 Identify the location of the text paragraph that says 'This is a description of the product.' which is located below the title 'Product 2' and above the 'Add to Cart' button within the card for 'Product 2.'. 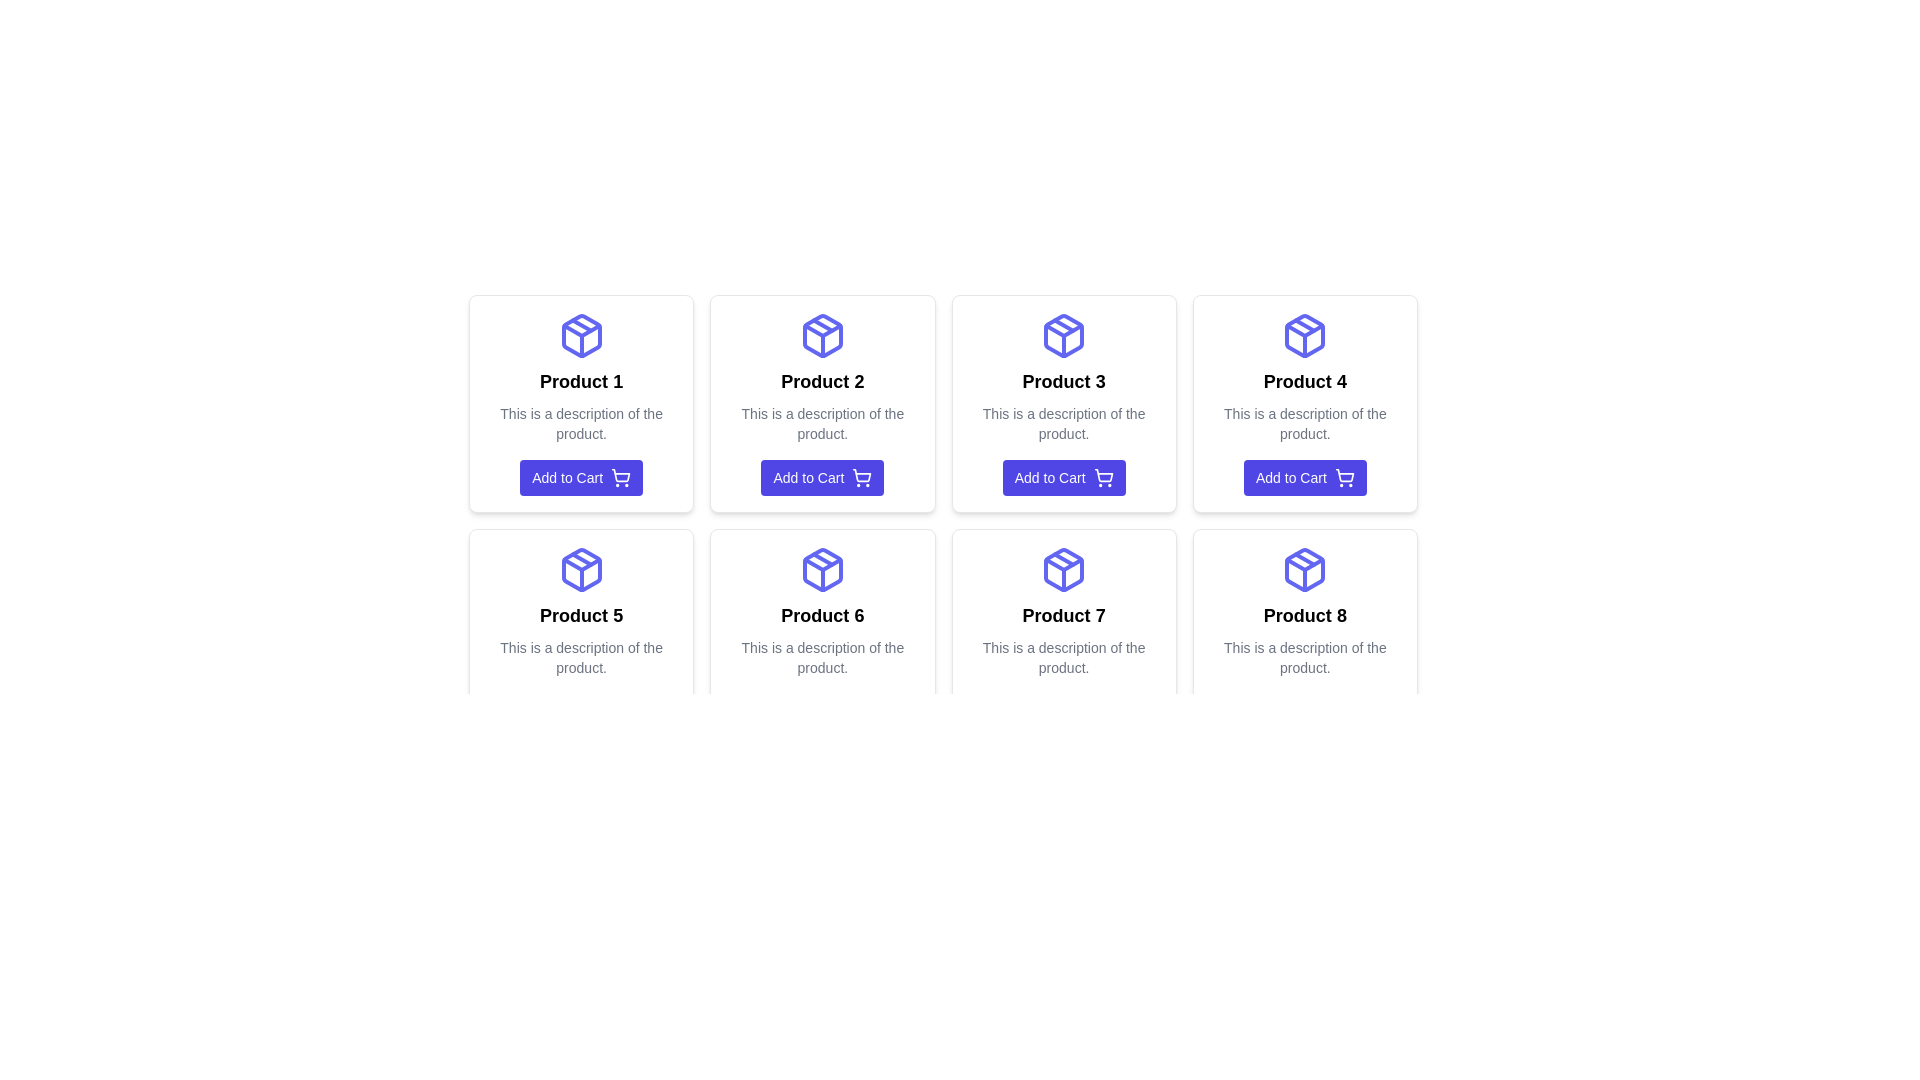
(822, 423).